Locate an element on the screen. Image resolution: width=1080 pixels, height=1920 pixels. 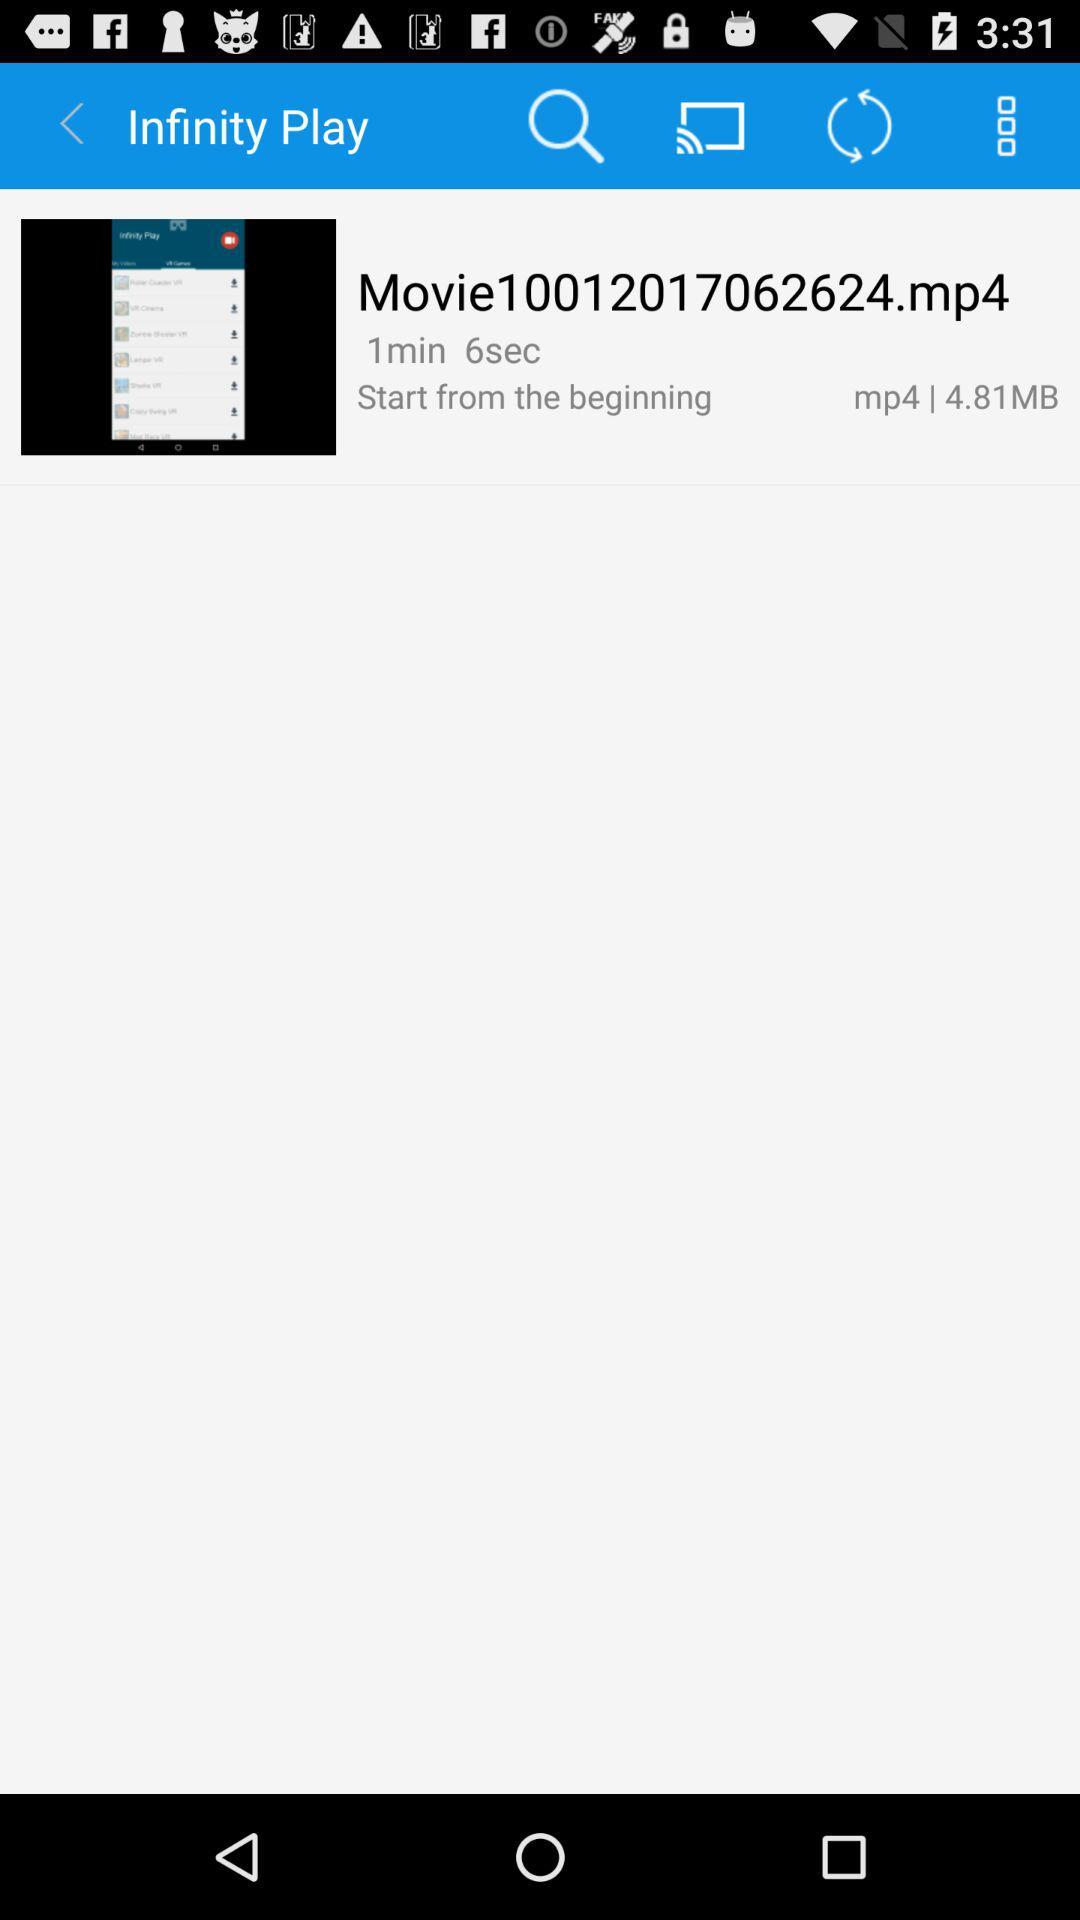
start from the icon is located at coordinates (593, 395).